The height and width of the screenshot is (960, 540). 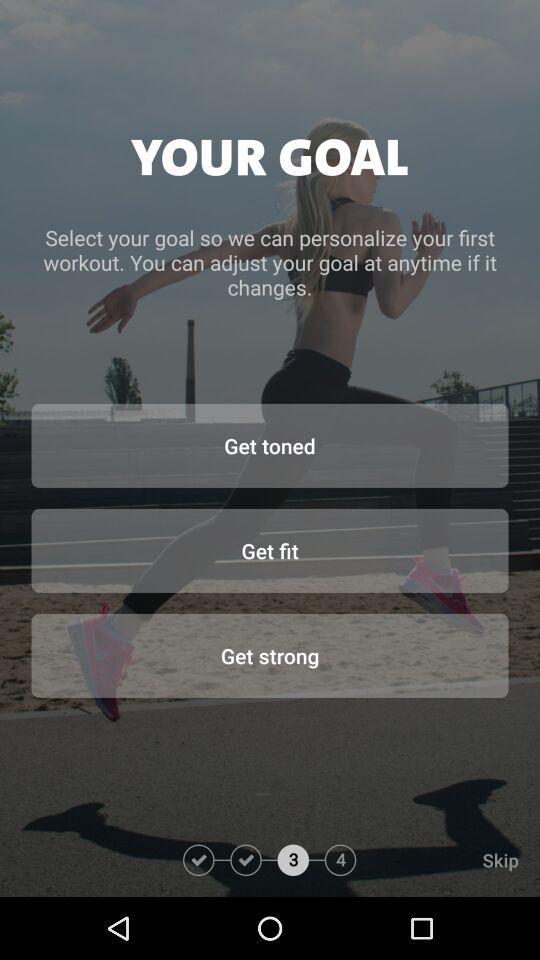 What do you see at coordinates (270, 550) in the screenshot?
I see `icon above get strong icon` at bounding box center [270, 550].